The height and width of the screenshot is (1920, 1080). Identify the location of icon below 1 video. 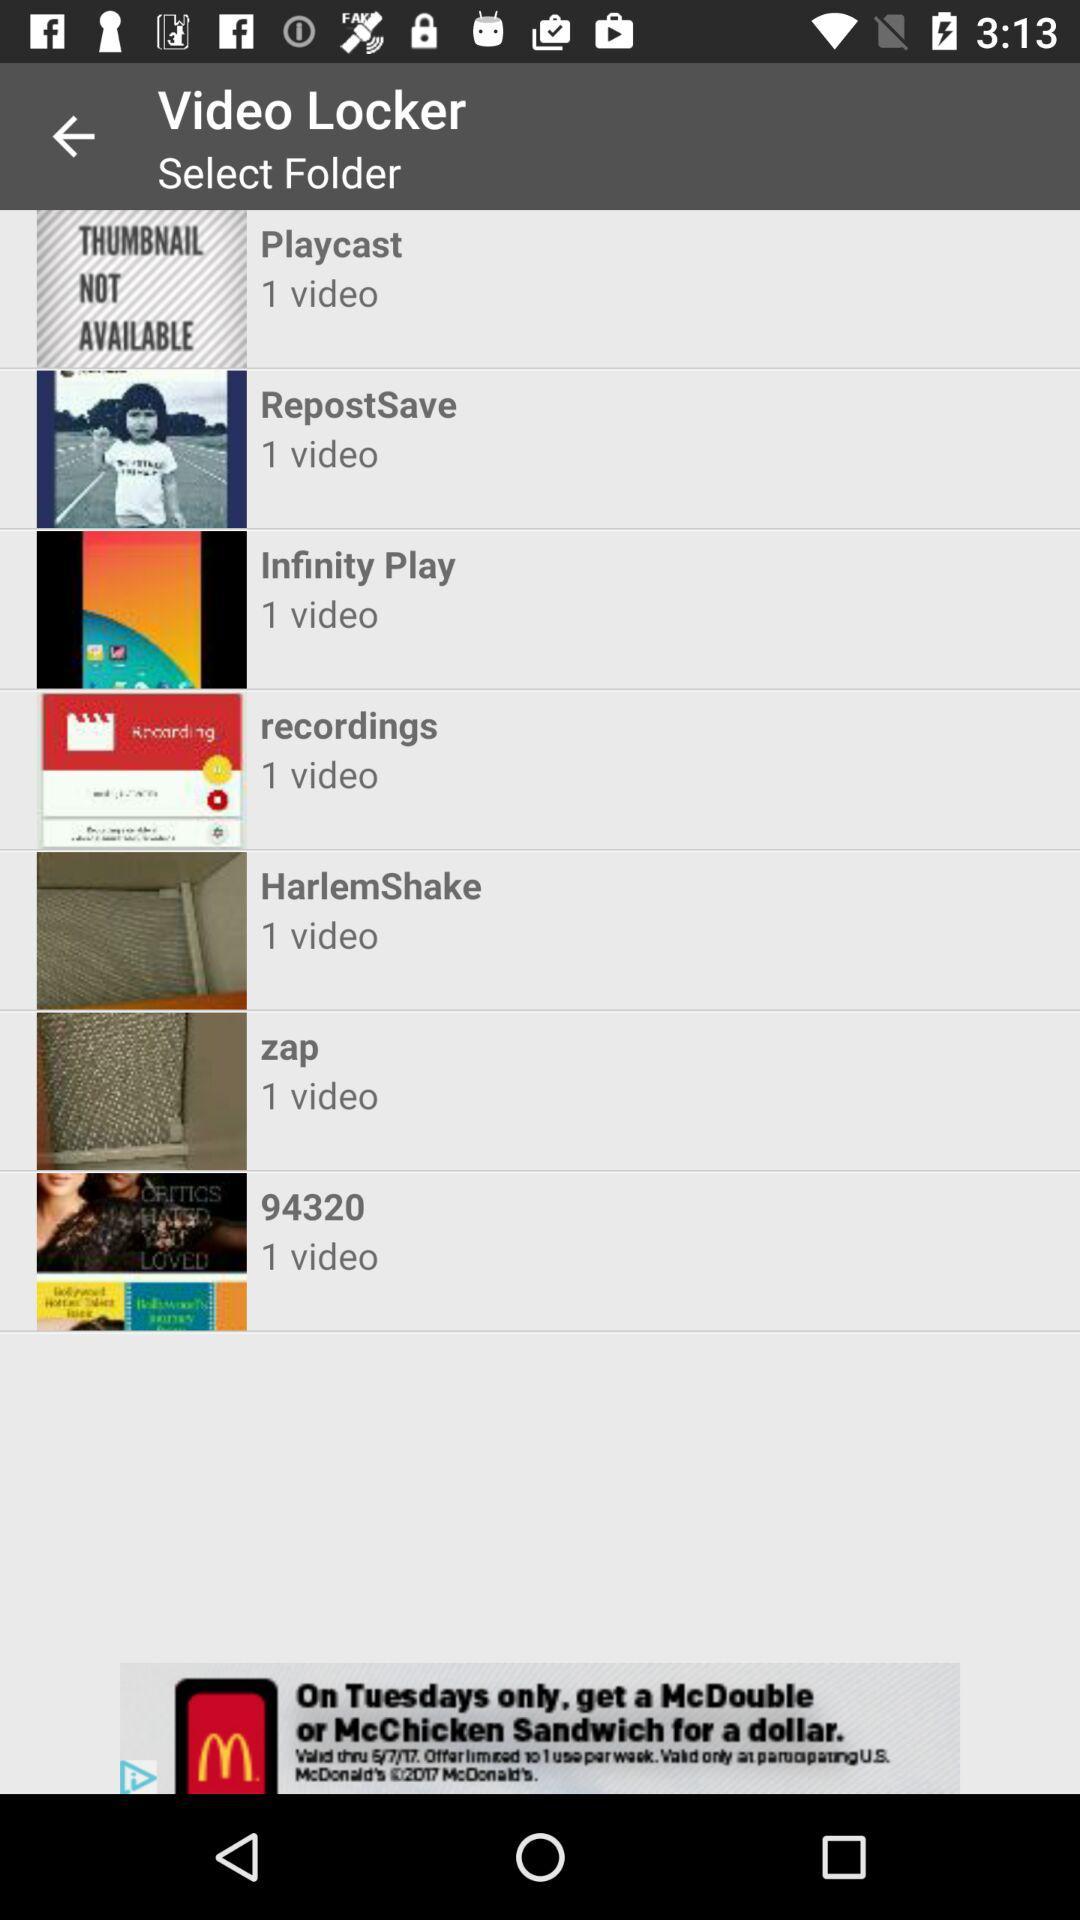
(521, 723).